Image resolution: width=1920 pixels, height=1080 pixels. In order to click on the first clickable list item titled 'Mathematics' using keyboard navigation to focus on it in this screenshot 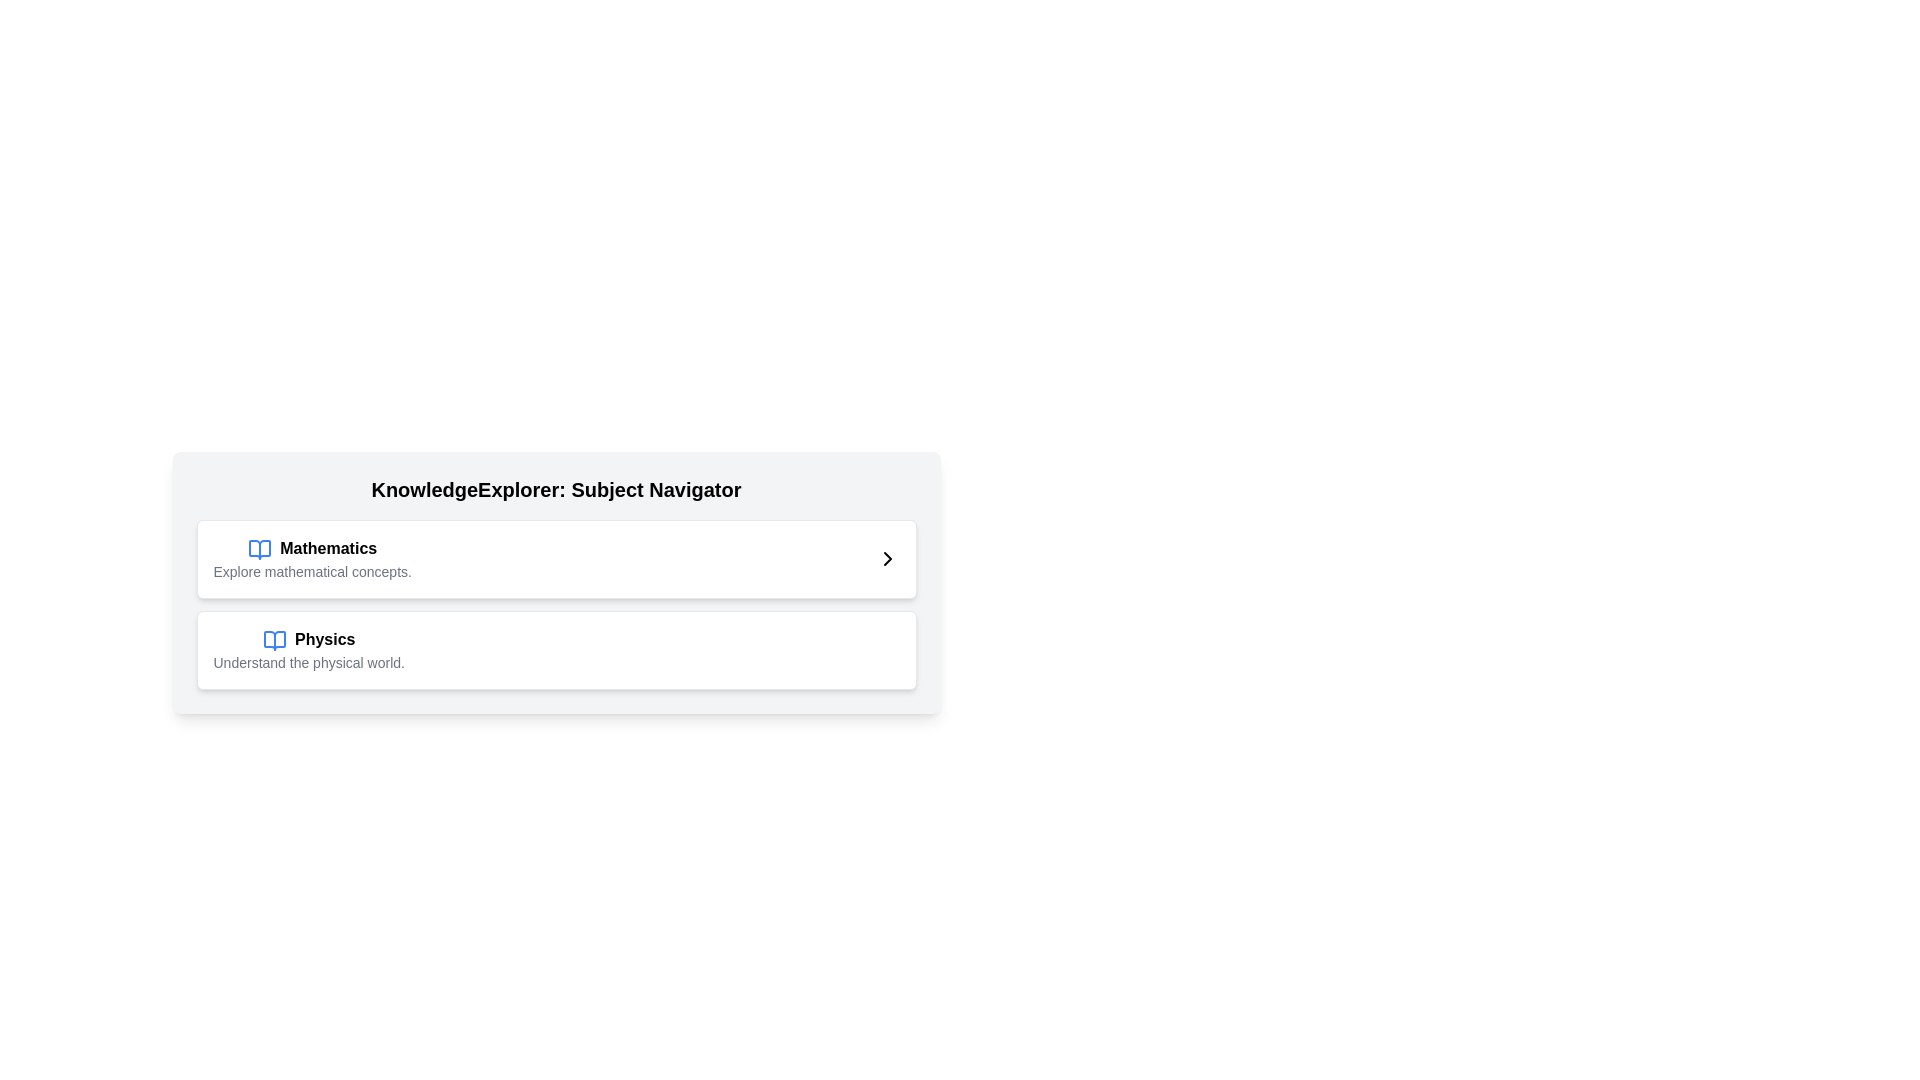, I will do `click(311, 559)`.